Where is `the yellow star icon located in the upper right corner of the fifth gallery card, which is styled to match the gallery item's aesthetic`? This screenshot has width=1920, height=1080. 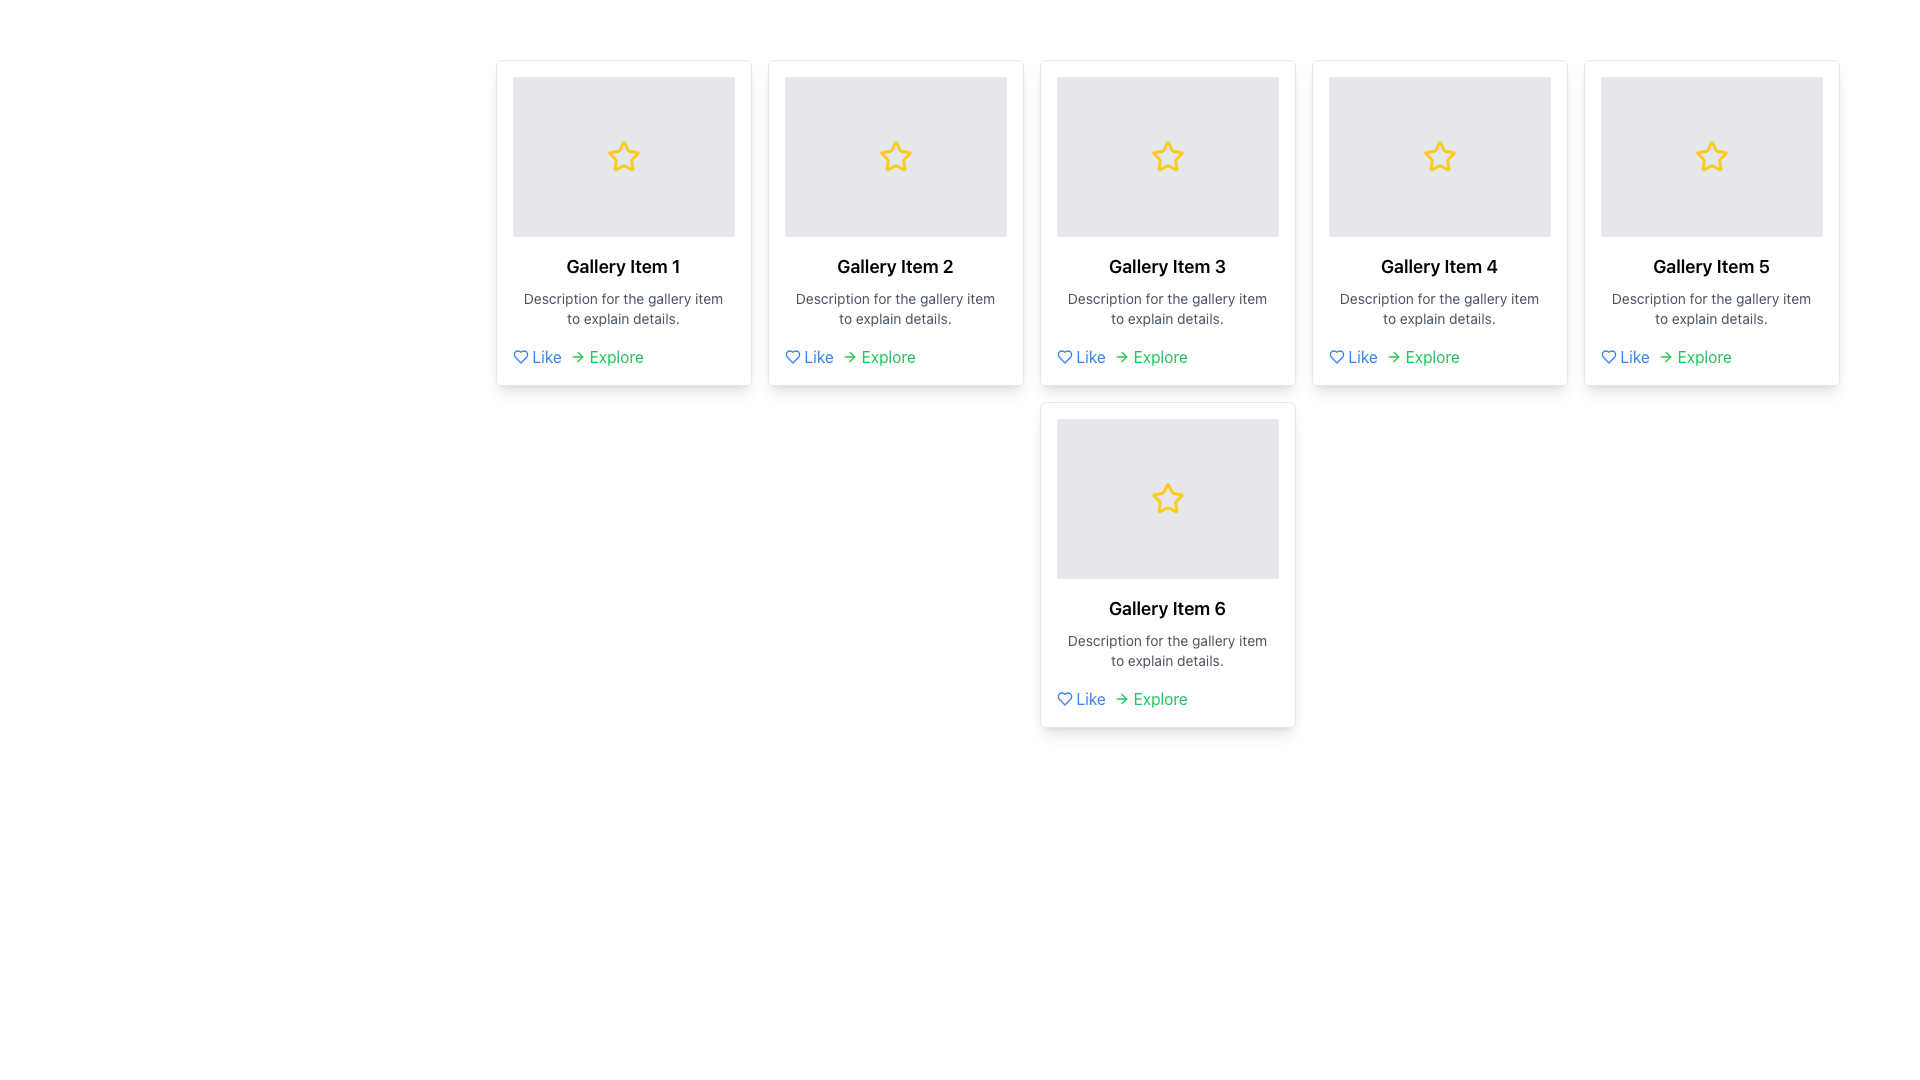 the yellow star icon located in the upper right corner of the fifth gallery card, which is styled to match the gallery item's aesthetic is located at coordinates (1710, 156).